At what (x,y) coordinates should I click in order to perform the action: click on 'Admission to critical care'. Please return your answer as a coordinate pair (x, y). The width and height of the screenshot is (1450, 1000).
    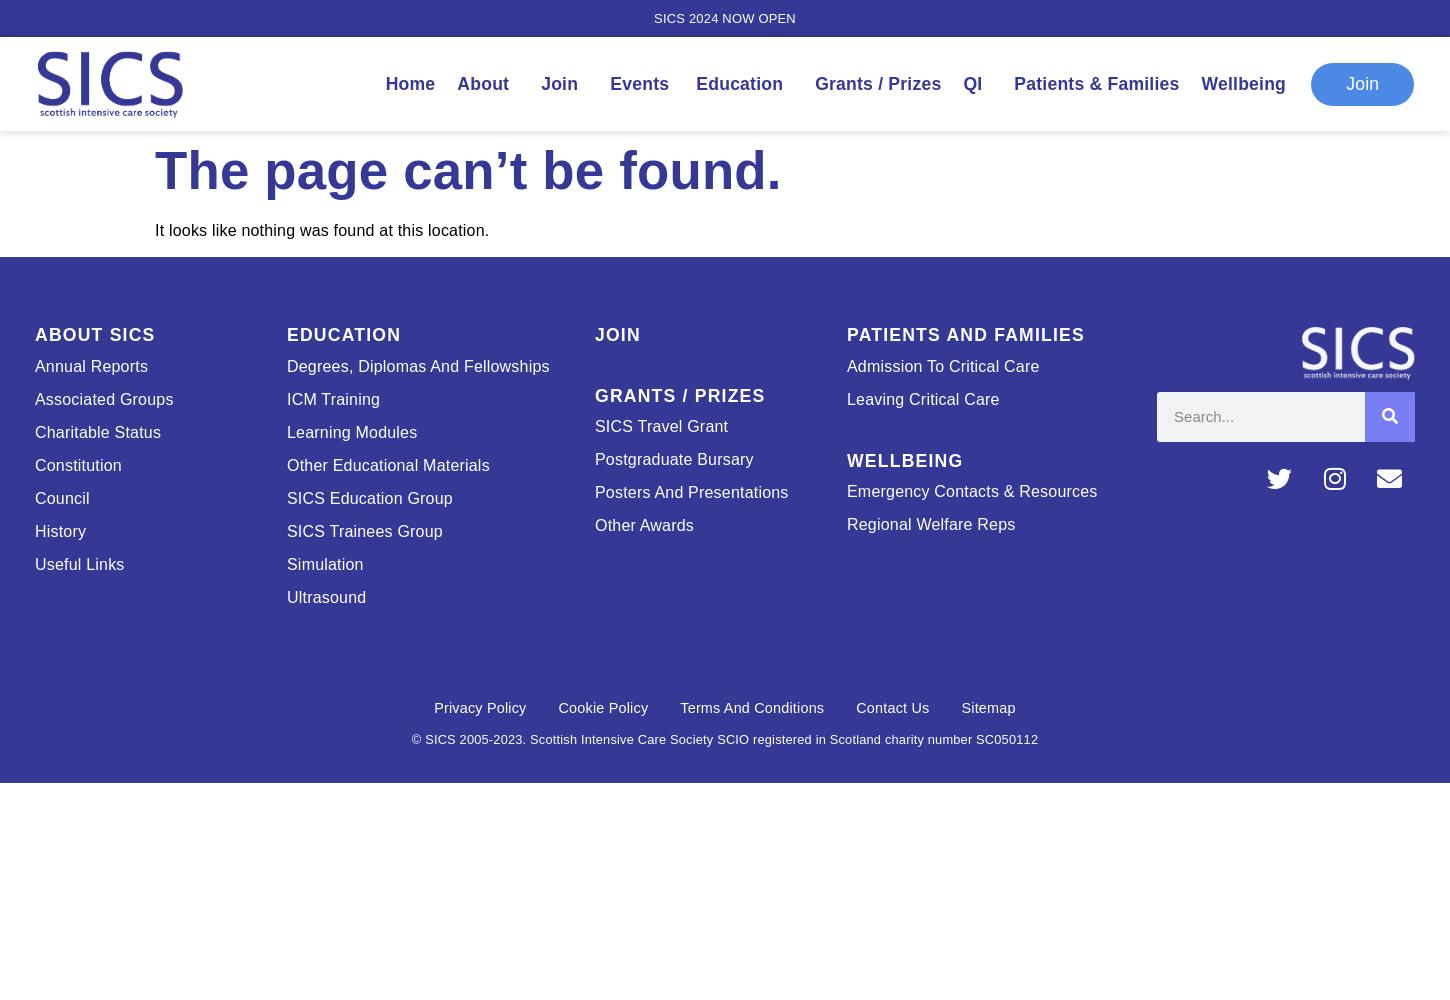
    Looking at the image, I should click on (941, 364).